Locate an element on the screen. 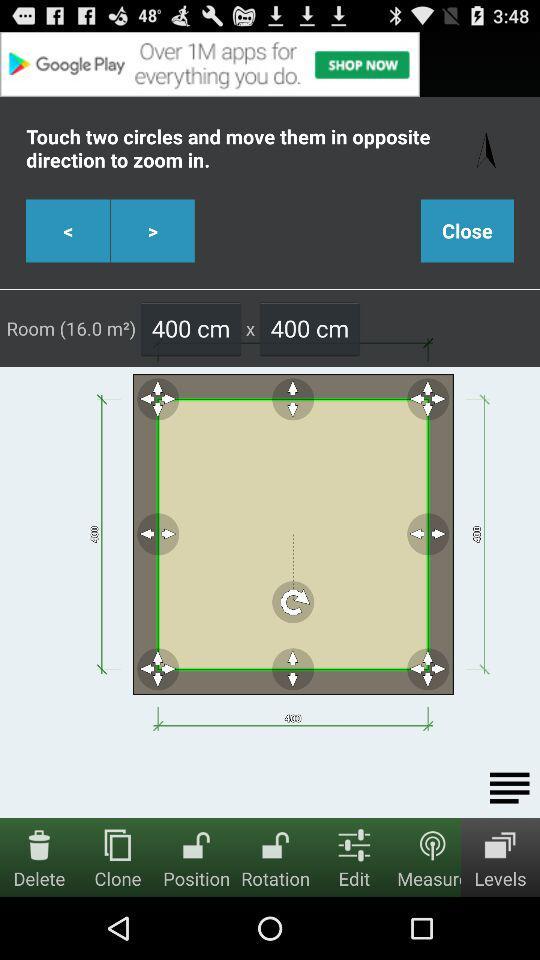 The width and height of the screenshot is (540, 960). advertisement is located at coordinates (270, 64).